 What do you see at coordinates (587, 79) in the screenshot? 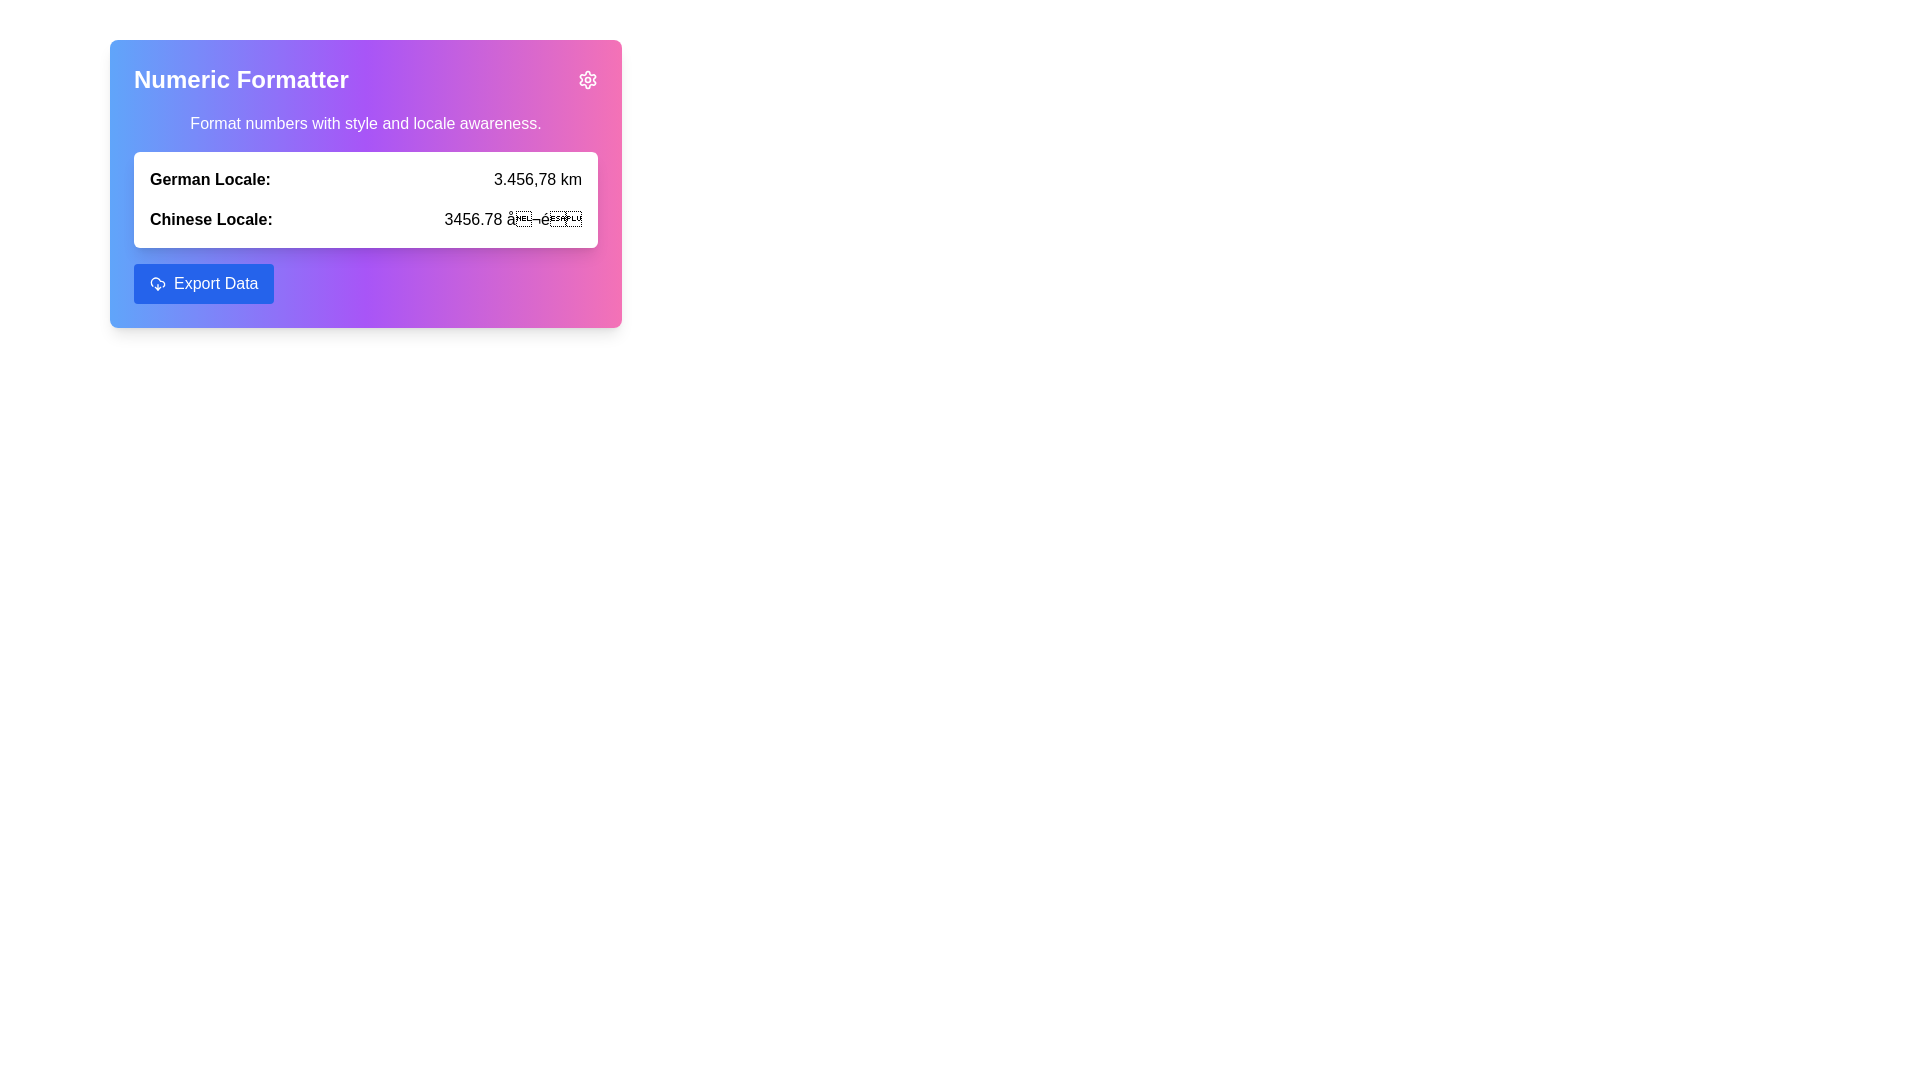
I see `the settings icon located at the top-right corner of the 'Numeric Formatter' section` at bounding box center [587, 79].